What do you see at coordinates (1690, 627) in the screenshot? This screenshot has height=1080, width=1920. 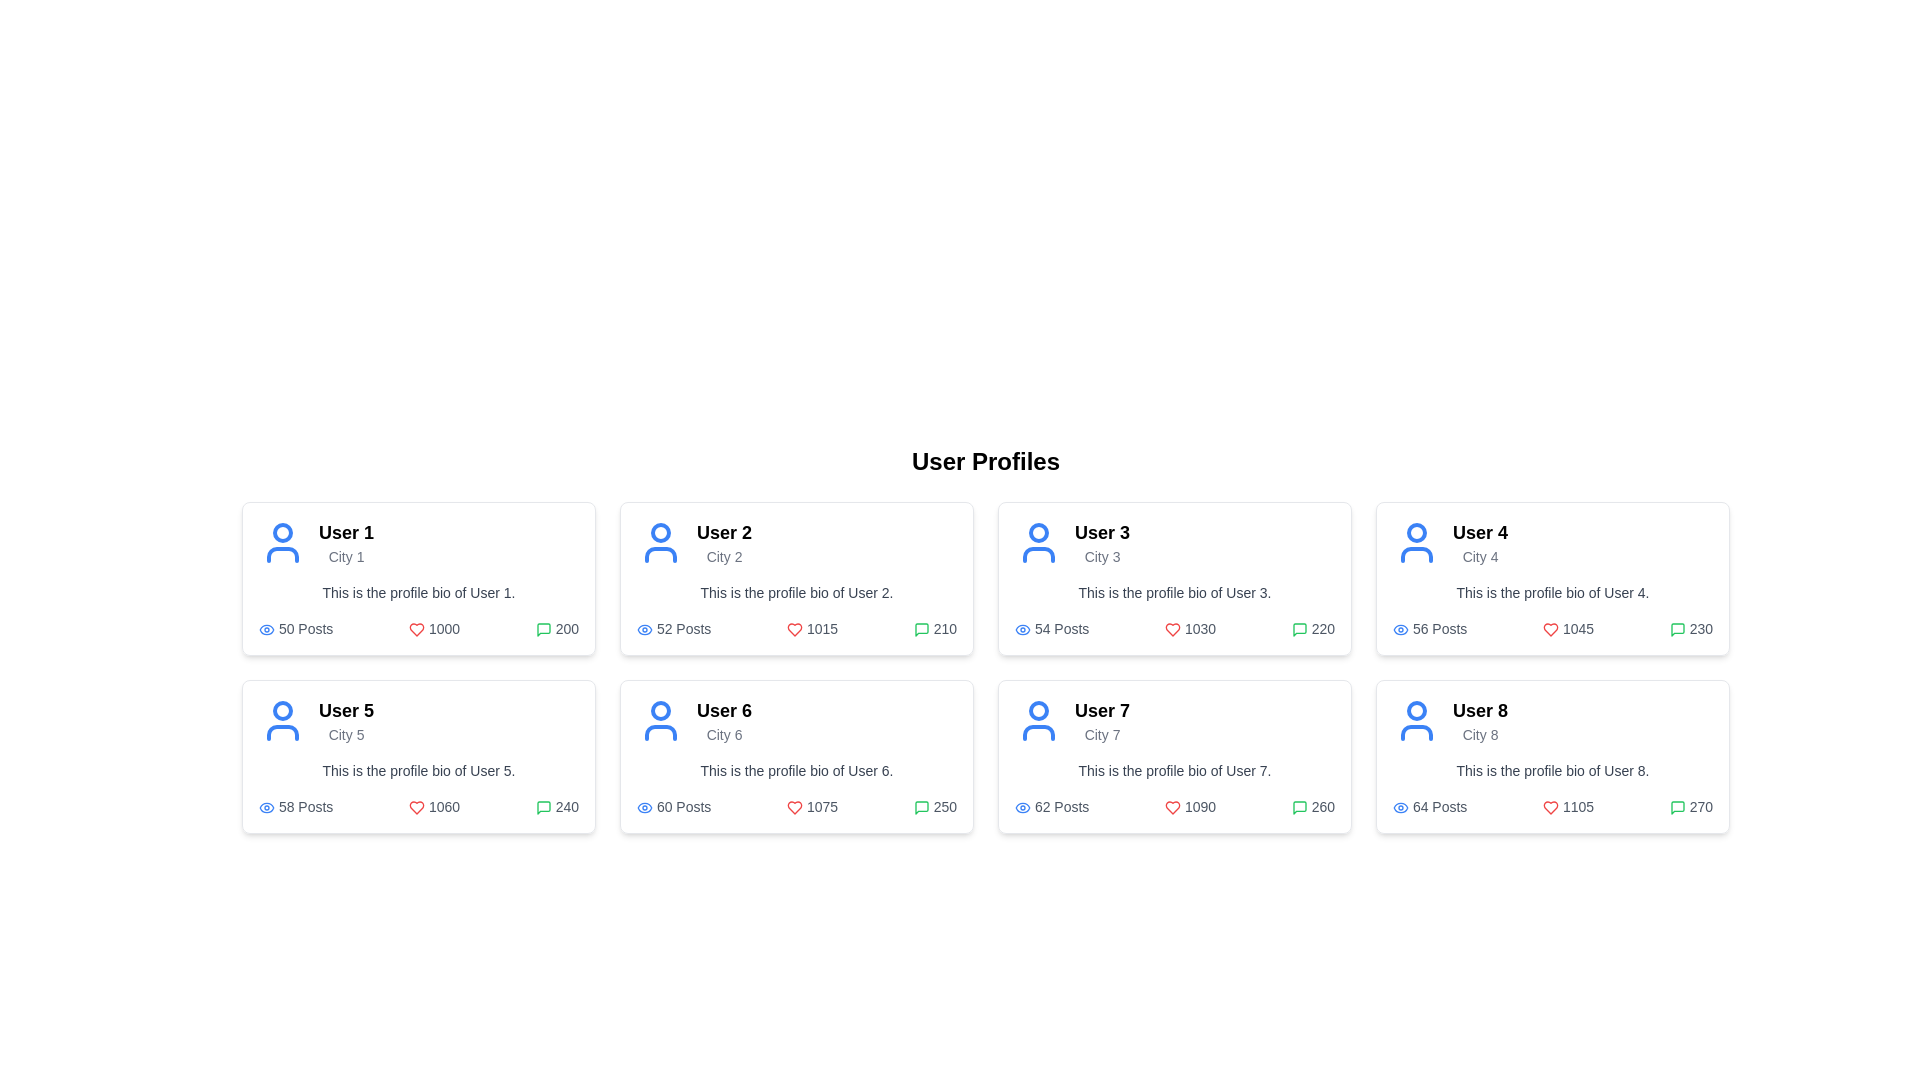 I see `the comment count indicator element, which is represented by a green speech bubble icon with the number '230' displayed to its right, located as the third visual indicator in a sequence of three on a user profile card` at bounding box center [1690, 627].